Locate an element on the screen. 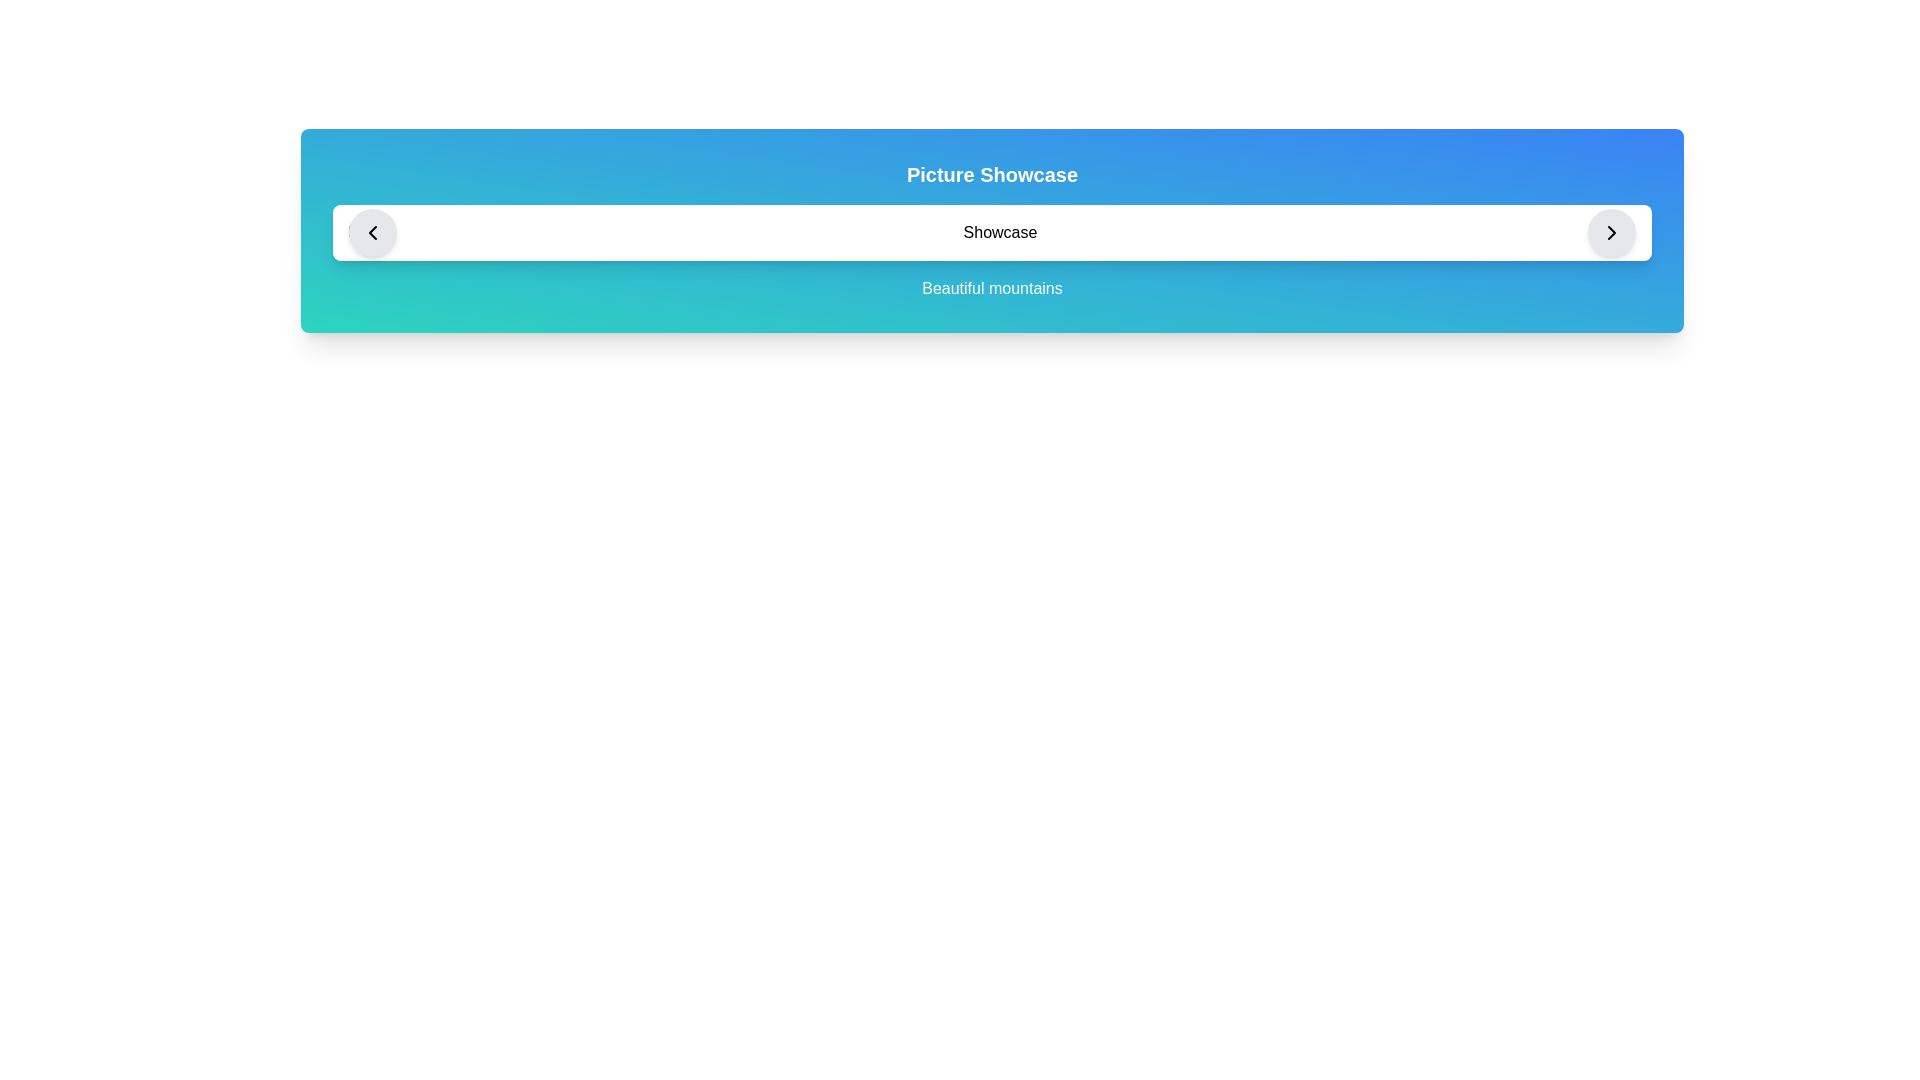 The width and height of the screenshot is (1920, 1080). the left-facing arrow icon in the top-centered navigation bar is located at coordinates (373, 231).